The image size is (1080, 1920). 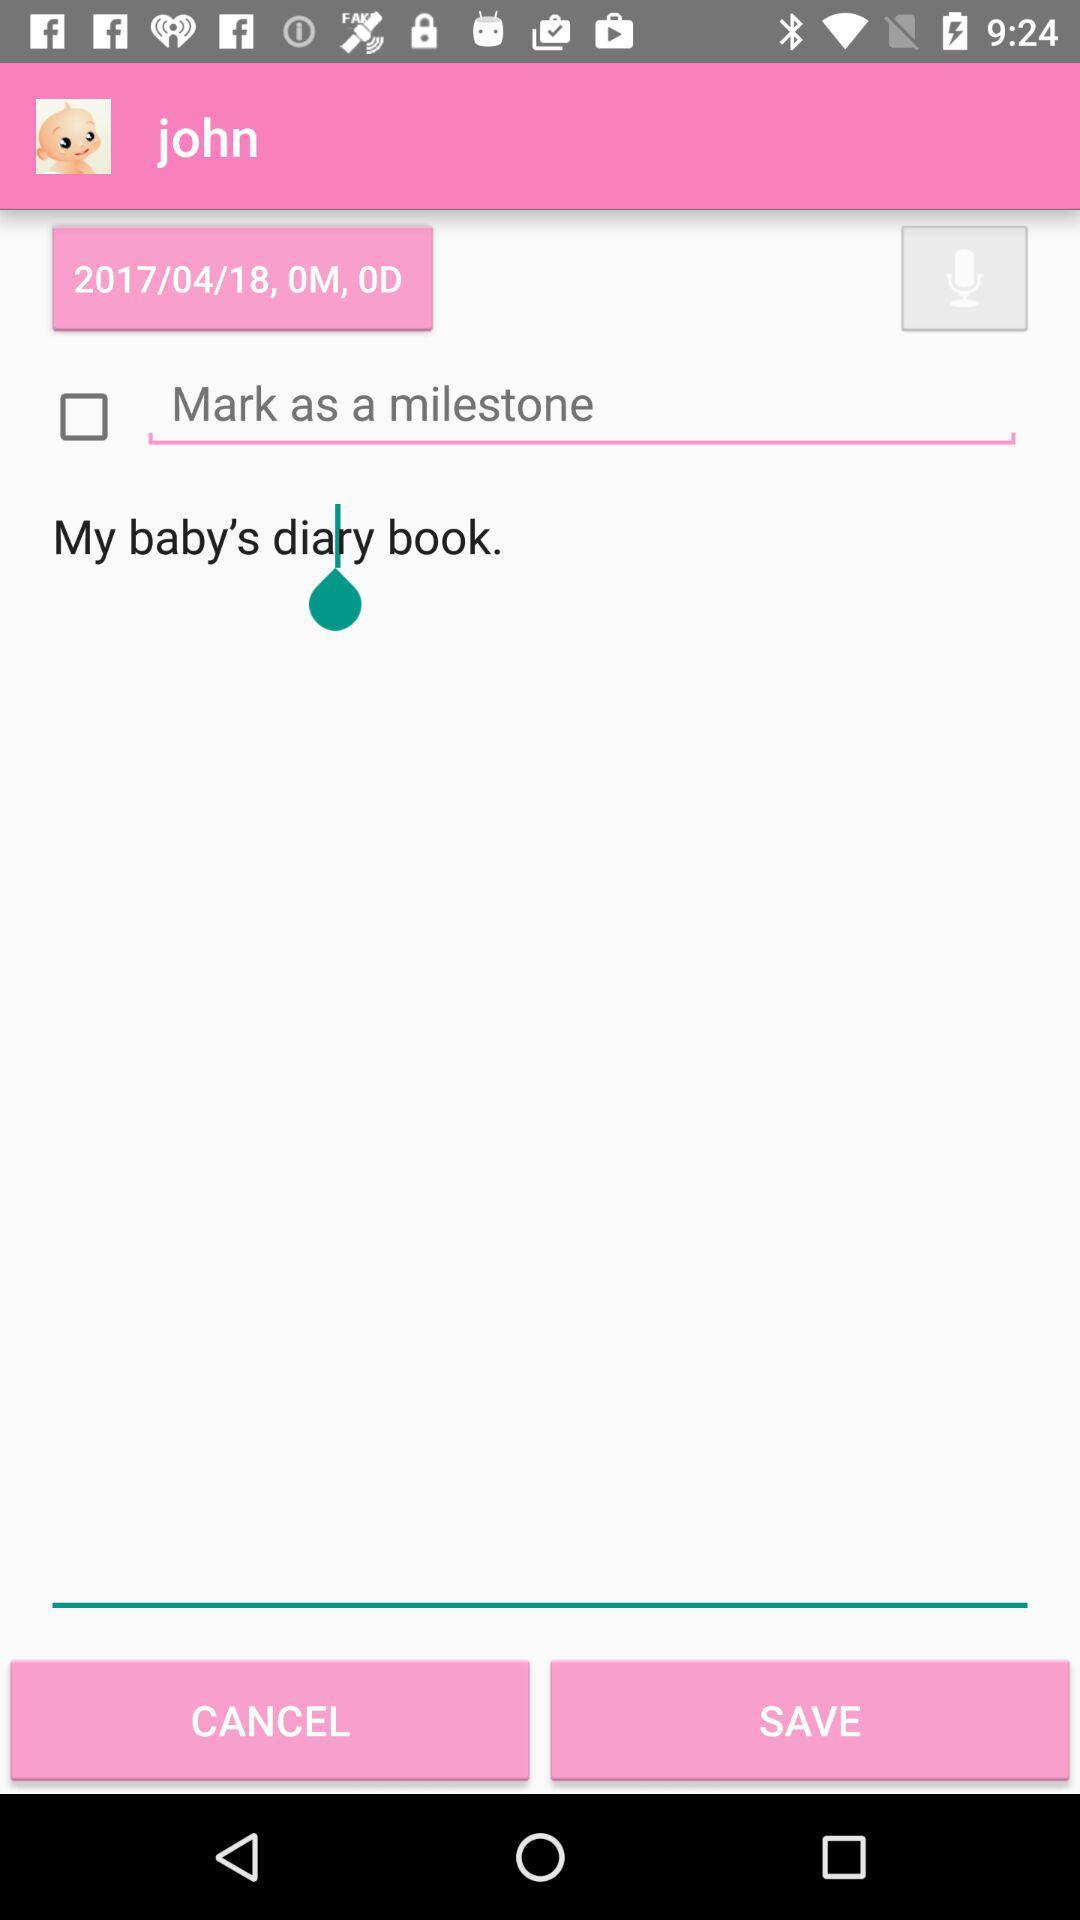 What do you see at coordinates (963, 277) in the screenshot?
I see `the microphone icon` at bounding box center [963, 277].